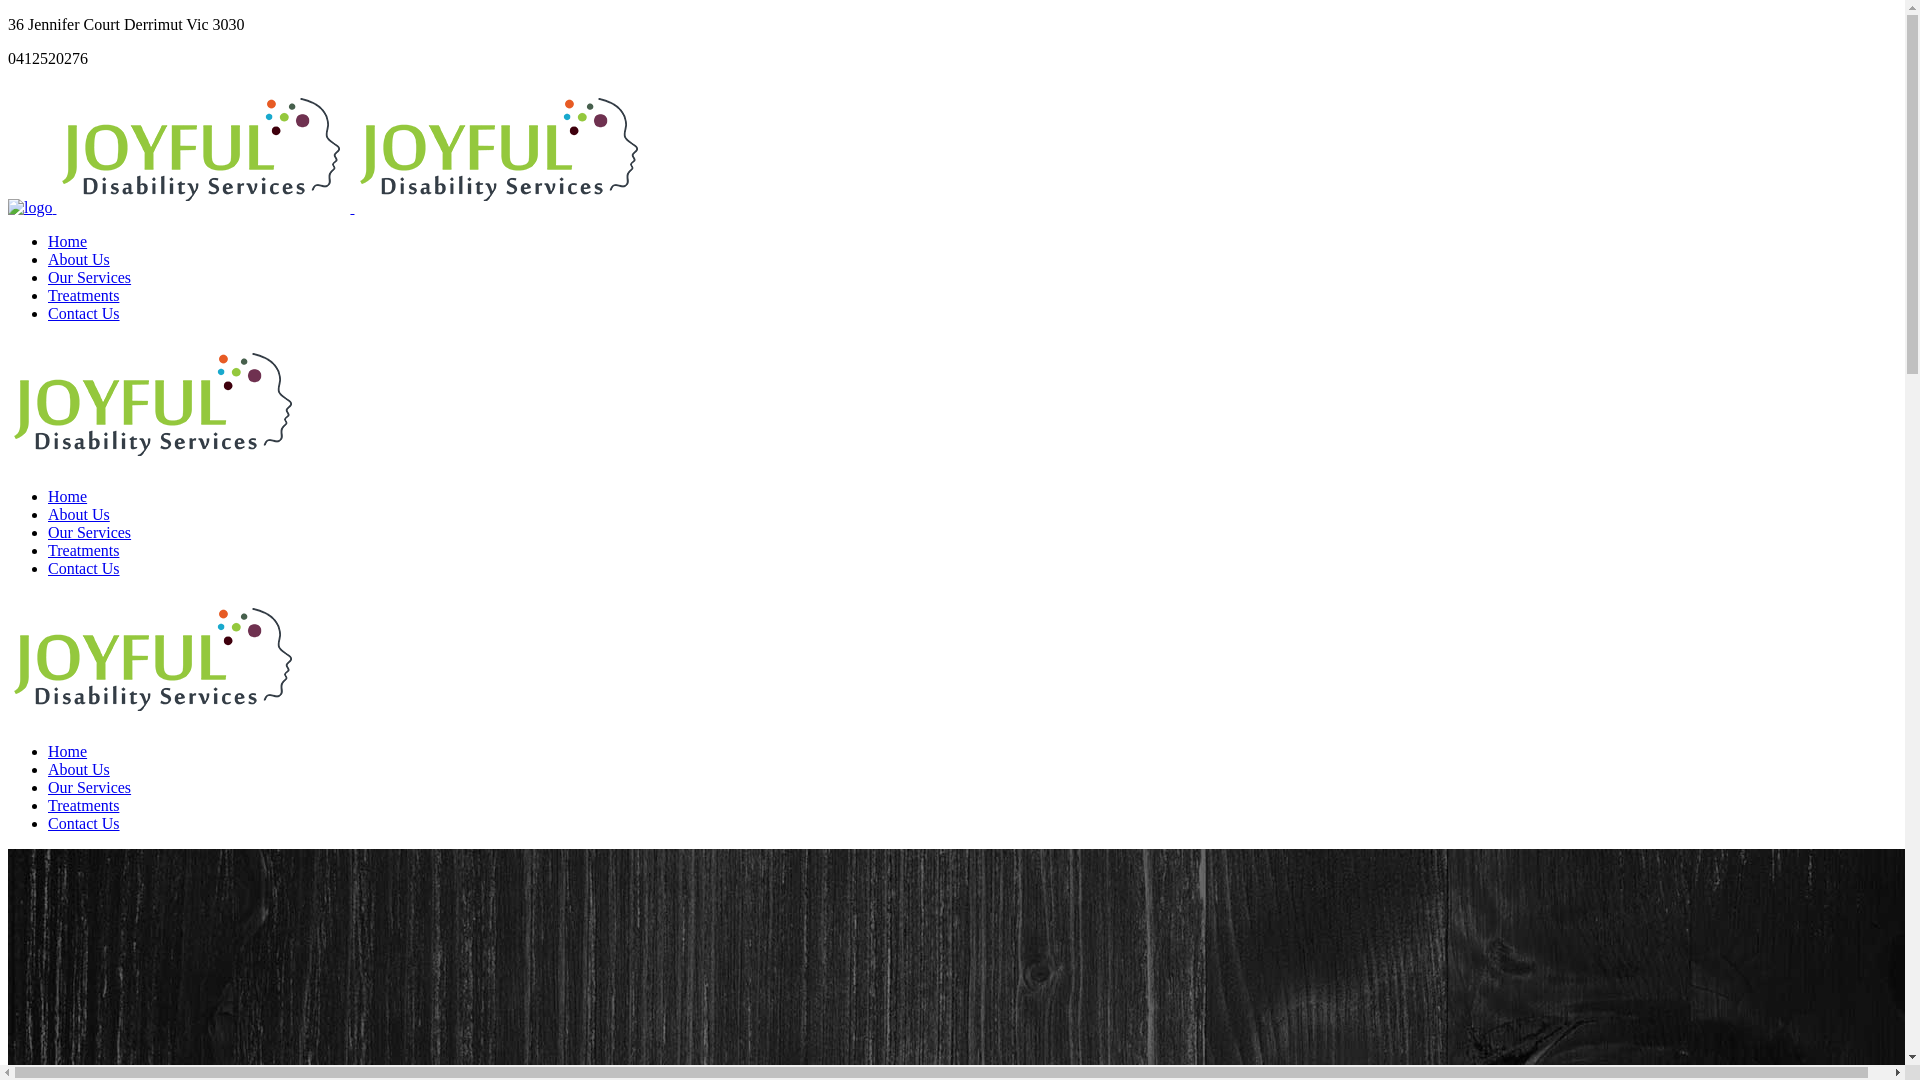 The image size is (1920, 1080). Describe the element at coordinates (82, 295) in the screenshot. I see `'Treatments'` at that location.